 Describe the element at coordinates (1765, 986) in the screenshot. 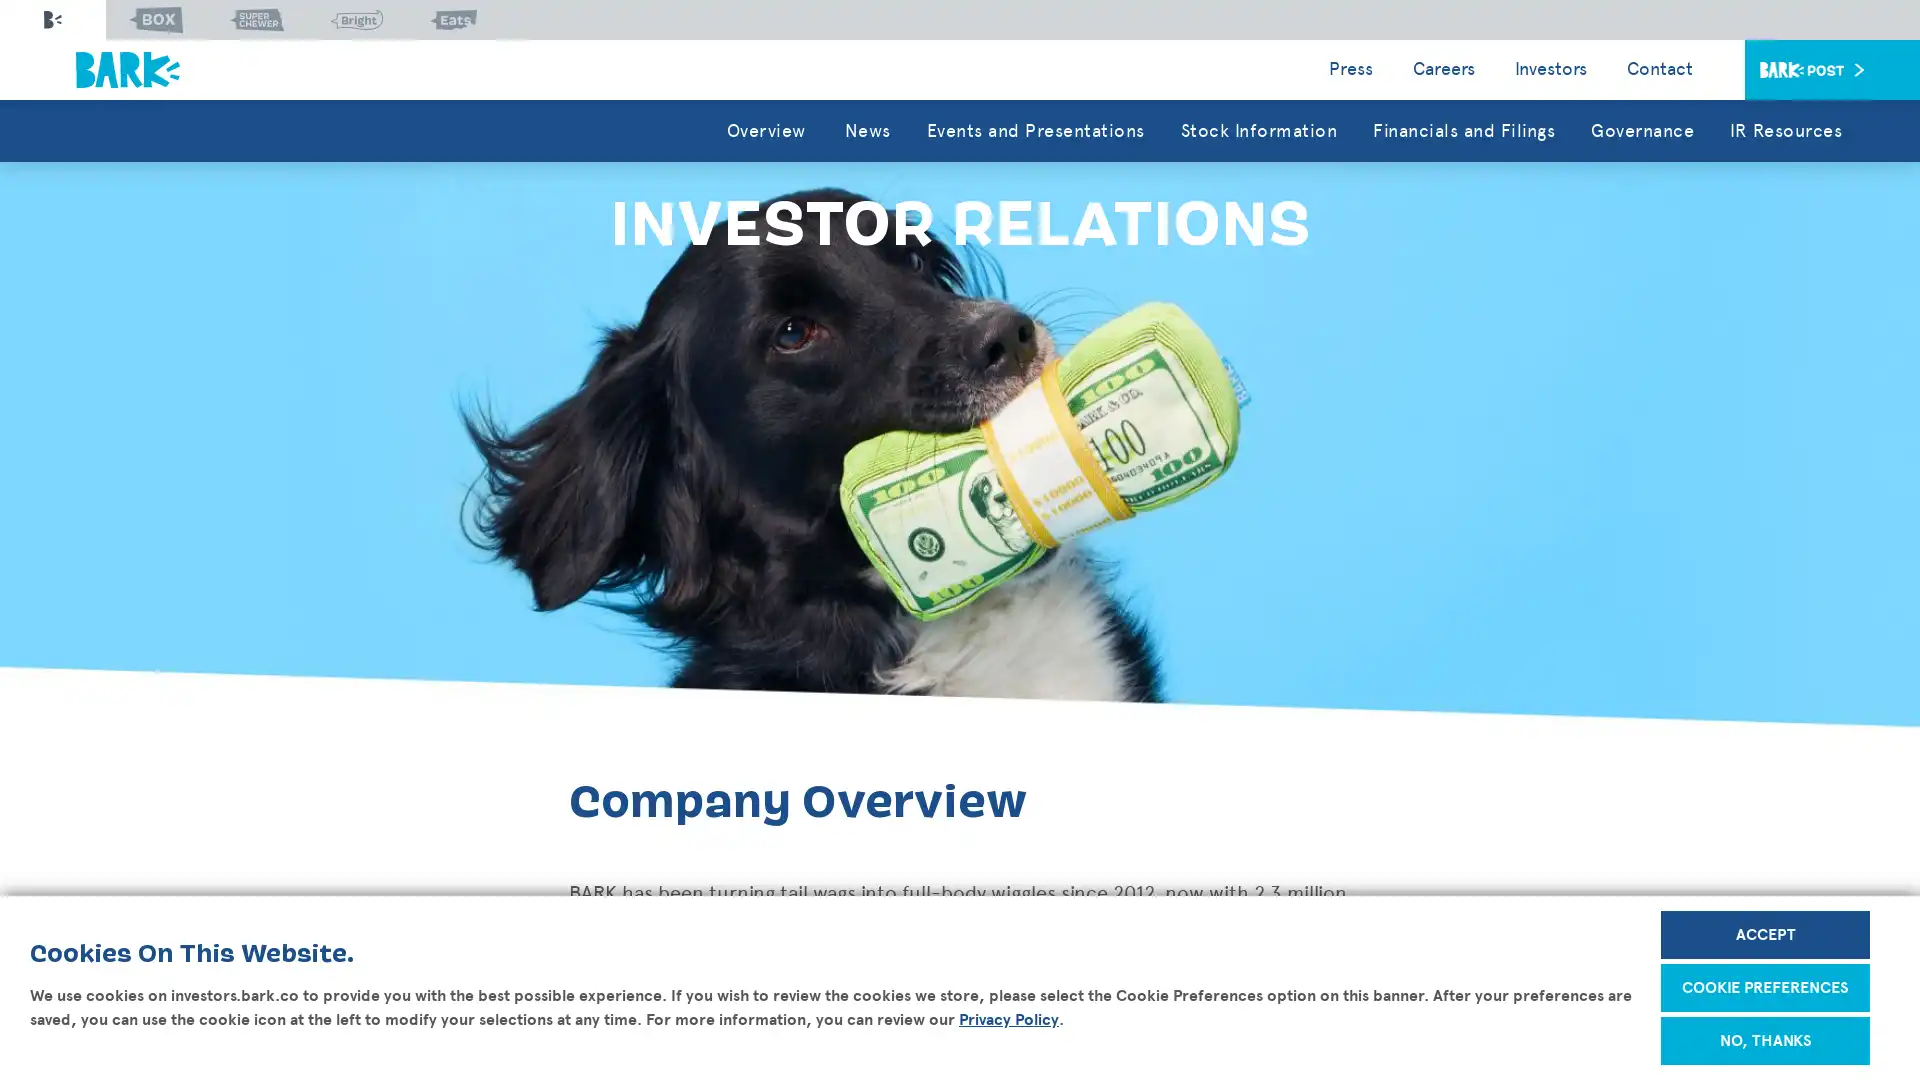

I see `COOKIE PREFERENCES` at that location.